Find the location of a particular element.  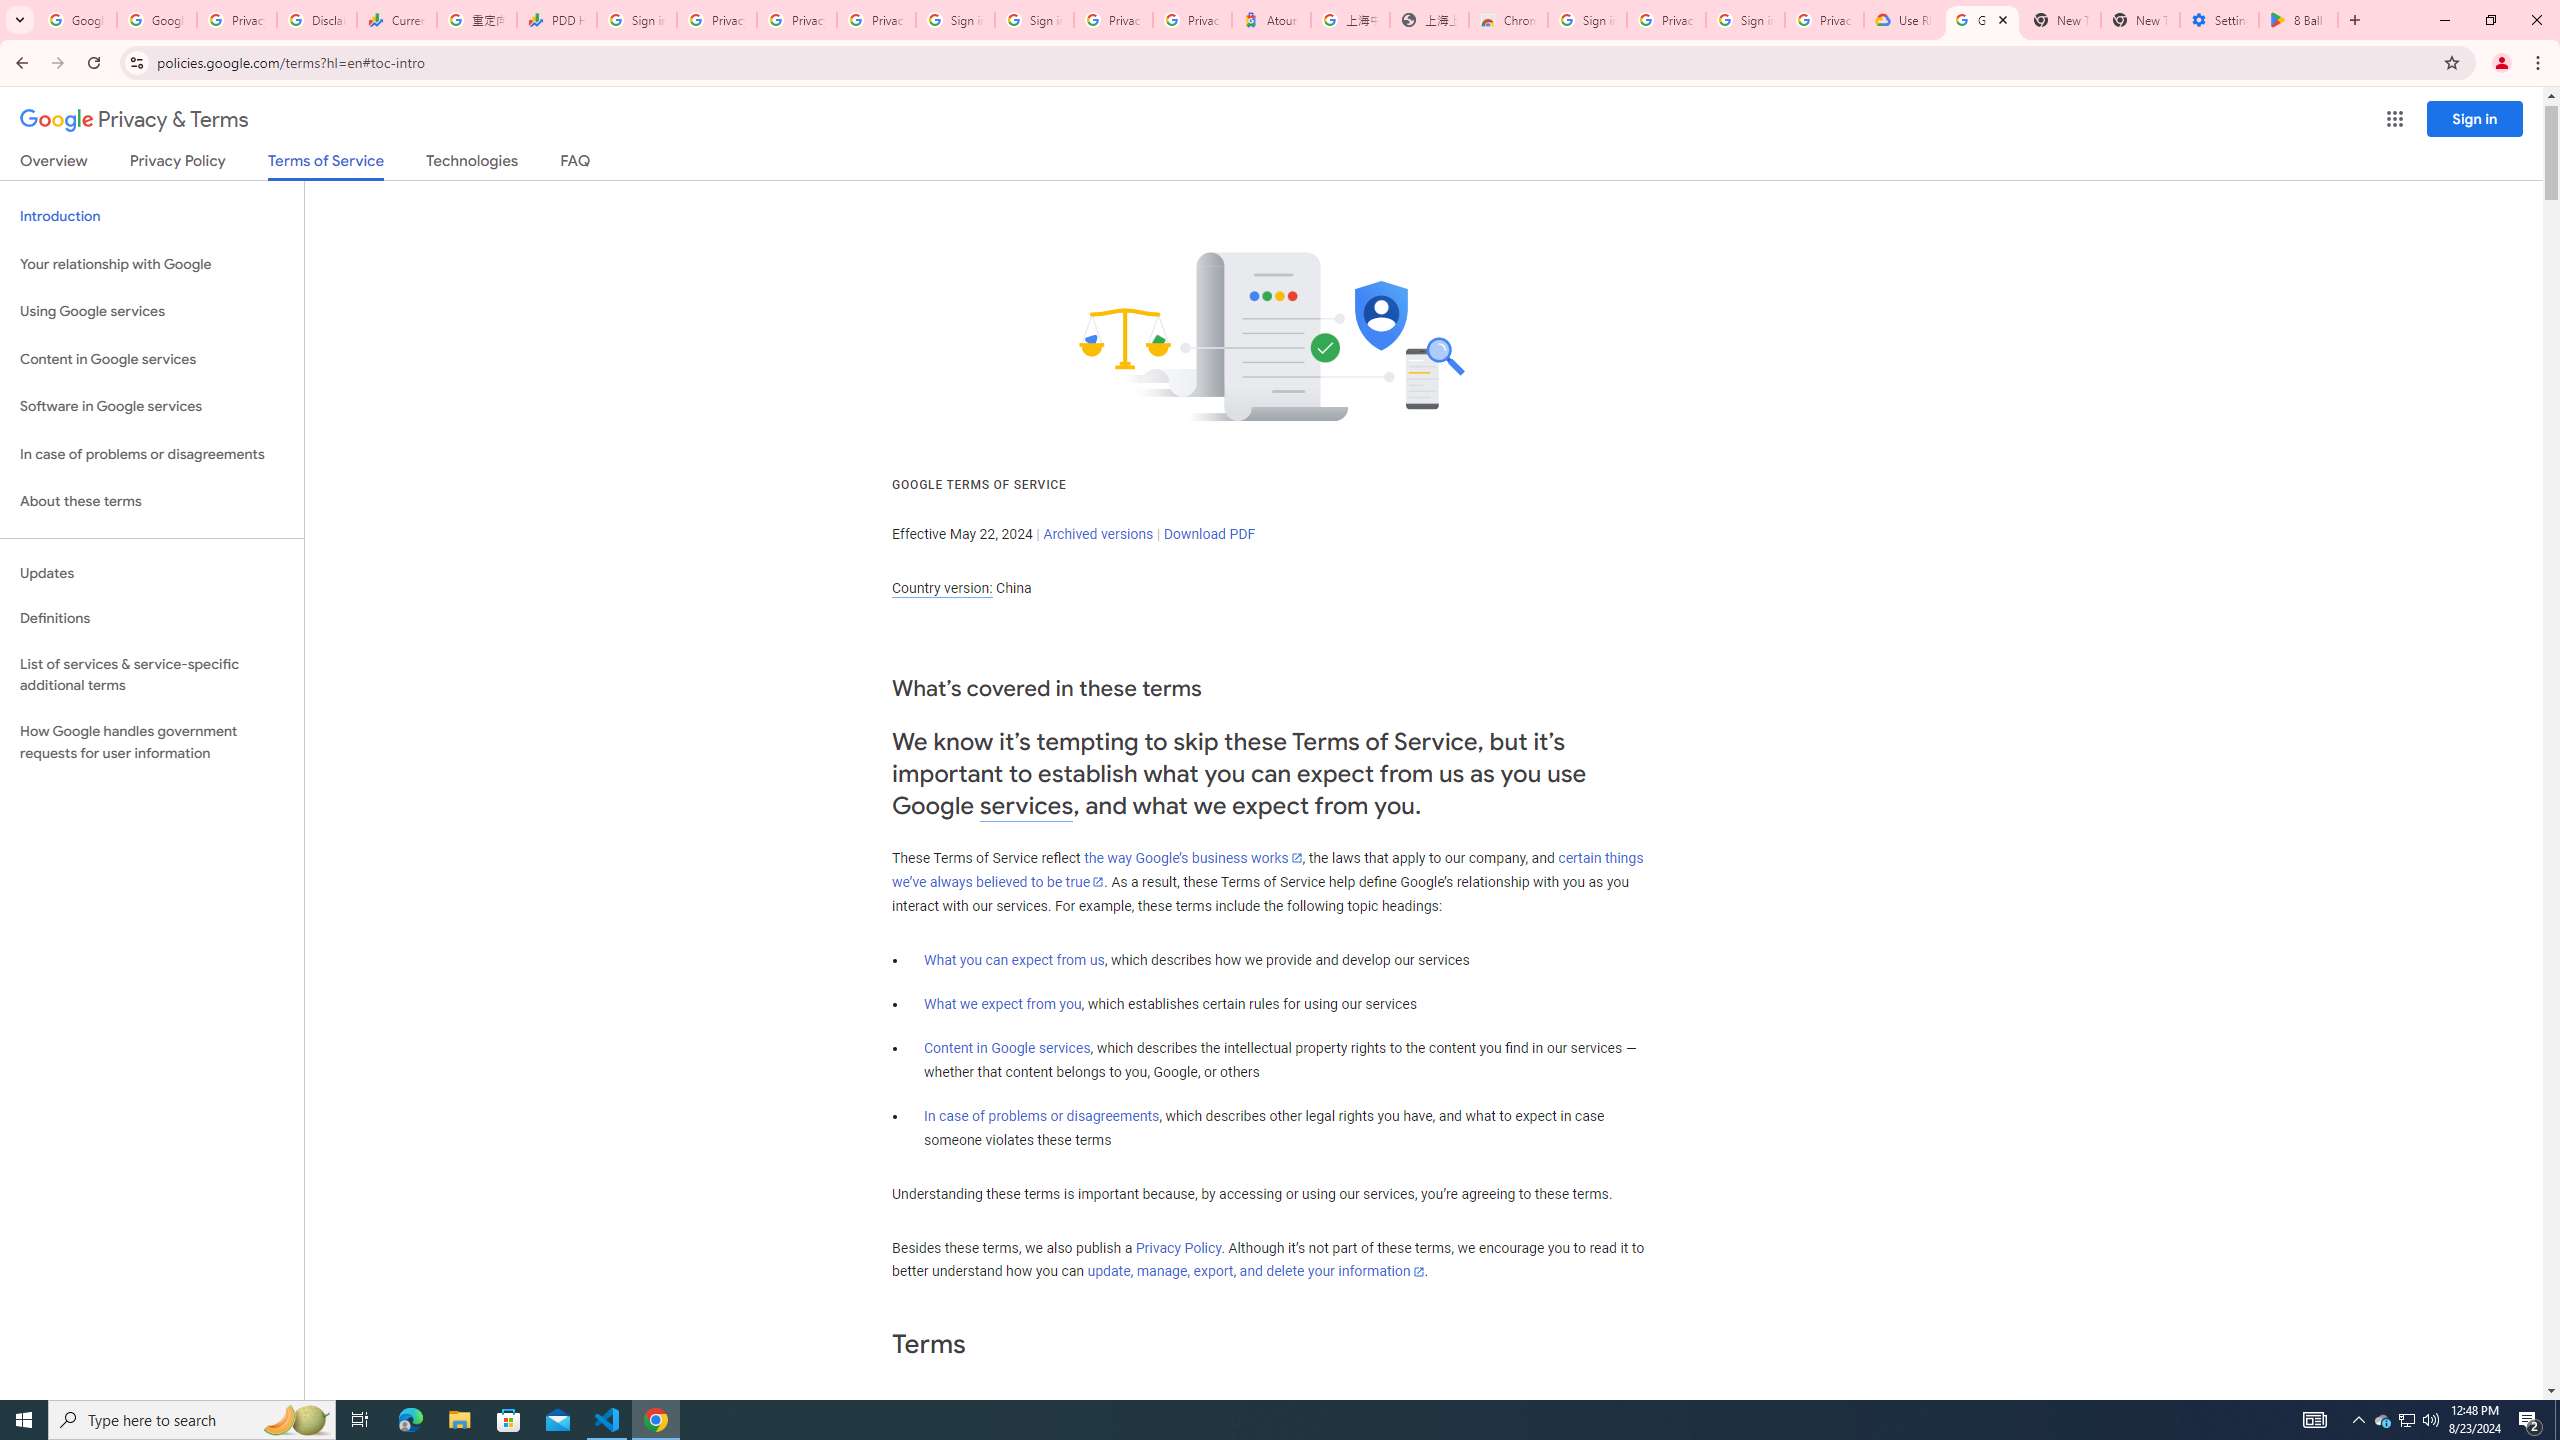

'In case of problems or disagreements' is located at coordinates (1040, 1115).